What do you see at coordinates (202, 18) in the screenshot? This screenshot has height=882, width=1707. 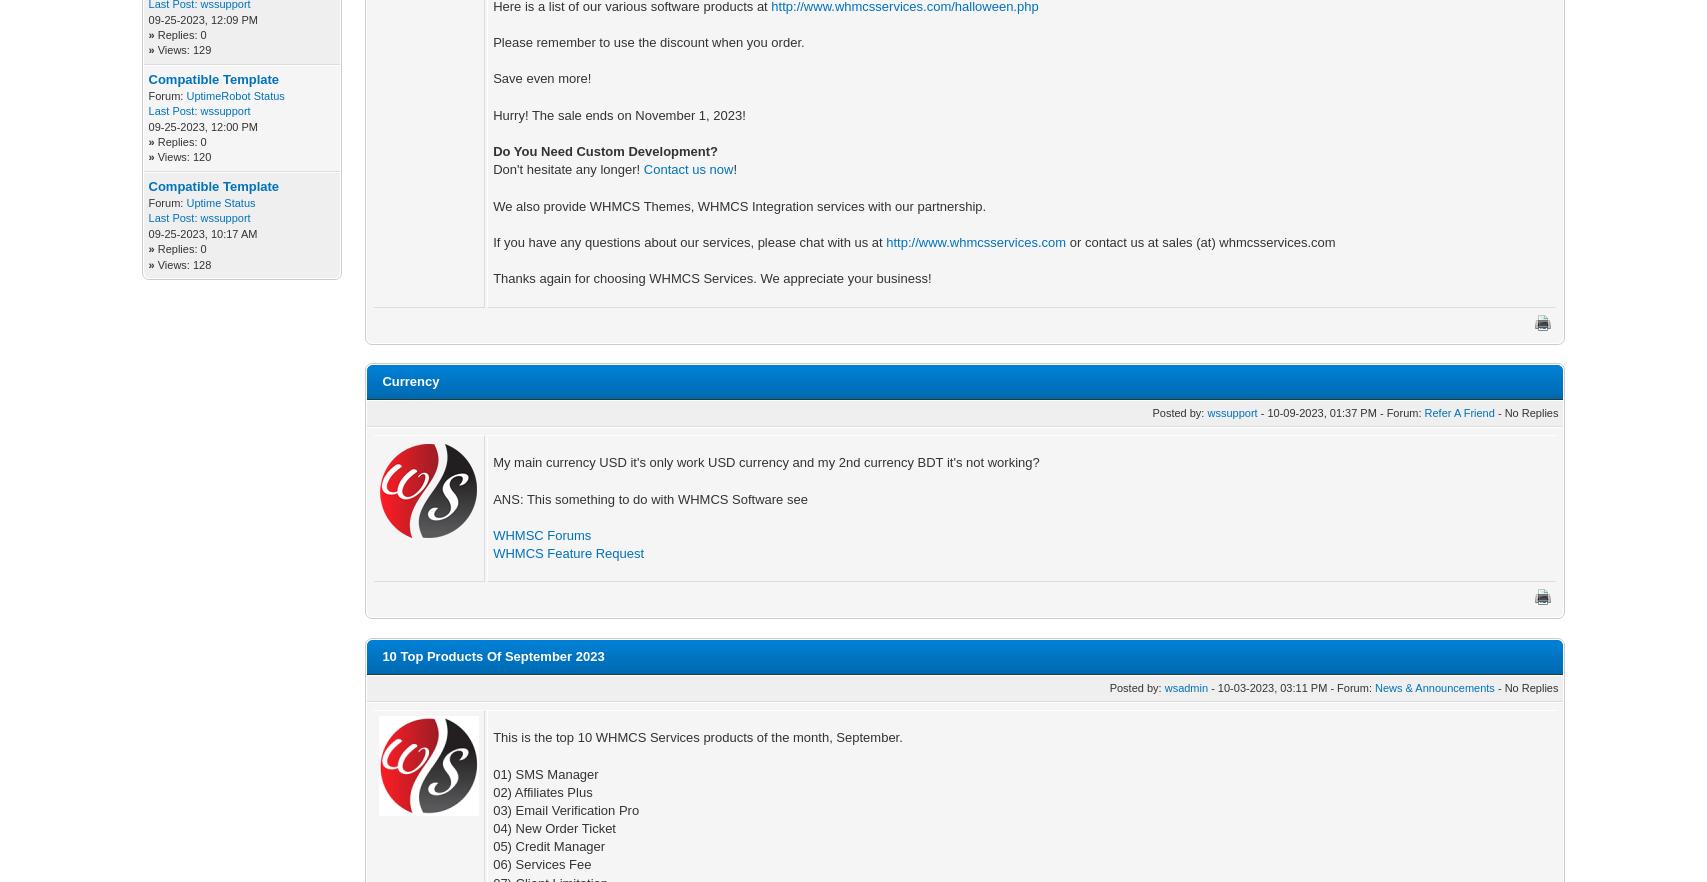 I see `'09-25-2023, 12:09 PM'` at bounding box center [202, 18].